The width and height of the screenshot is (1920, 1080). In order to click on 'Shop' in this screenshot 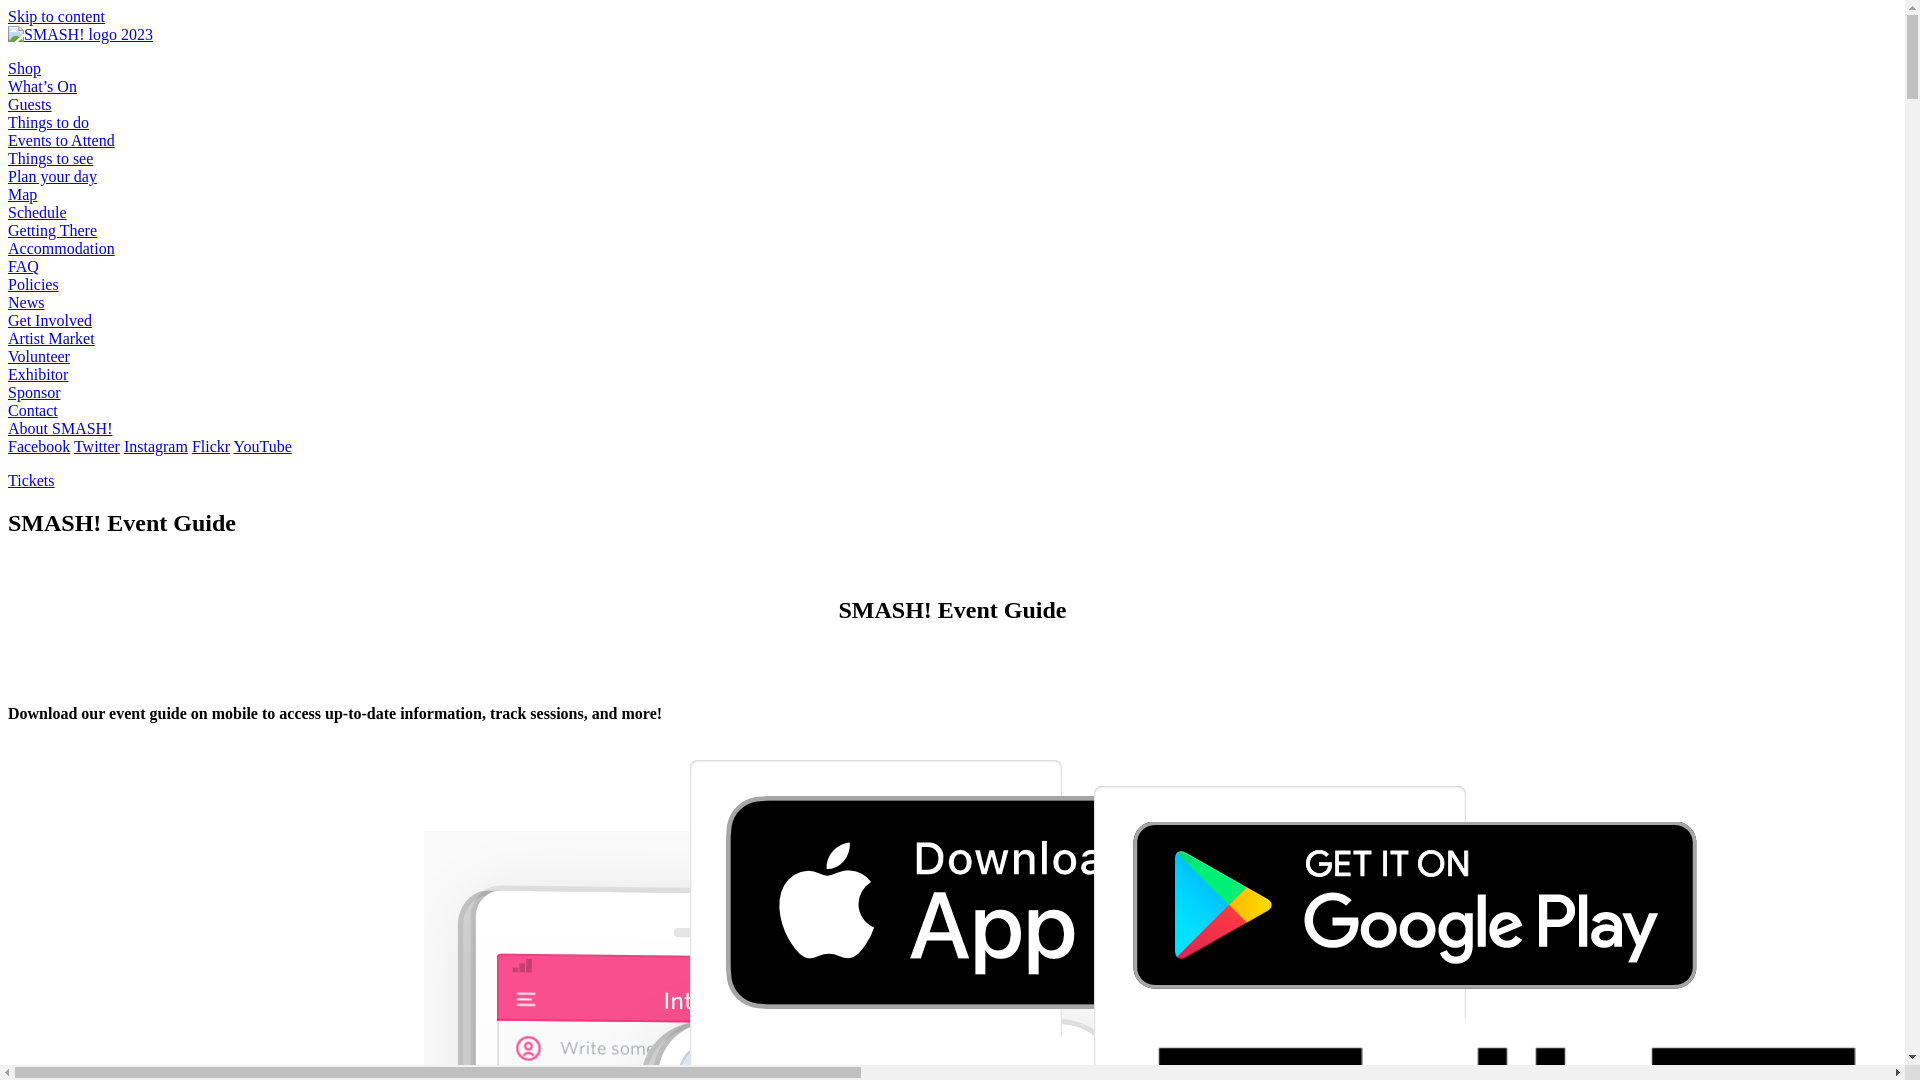, I will do `click(24, 67)`.